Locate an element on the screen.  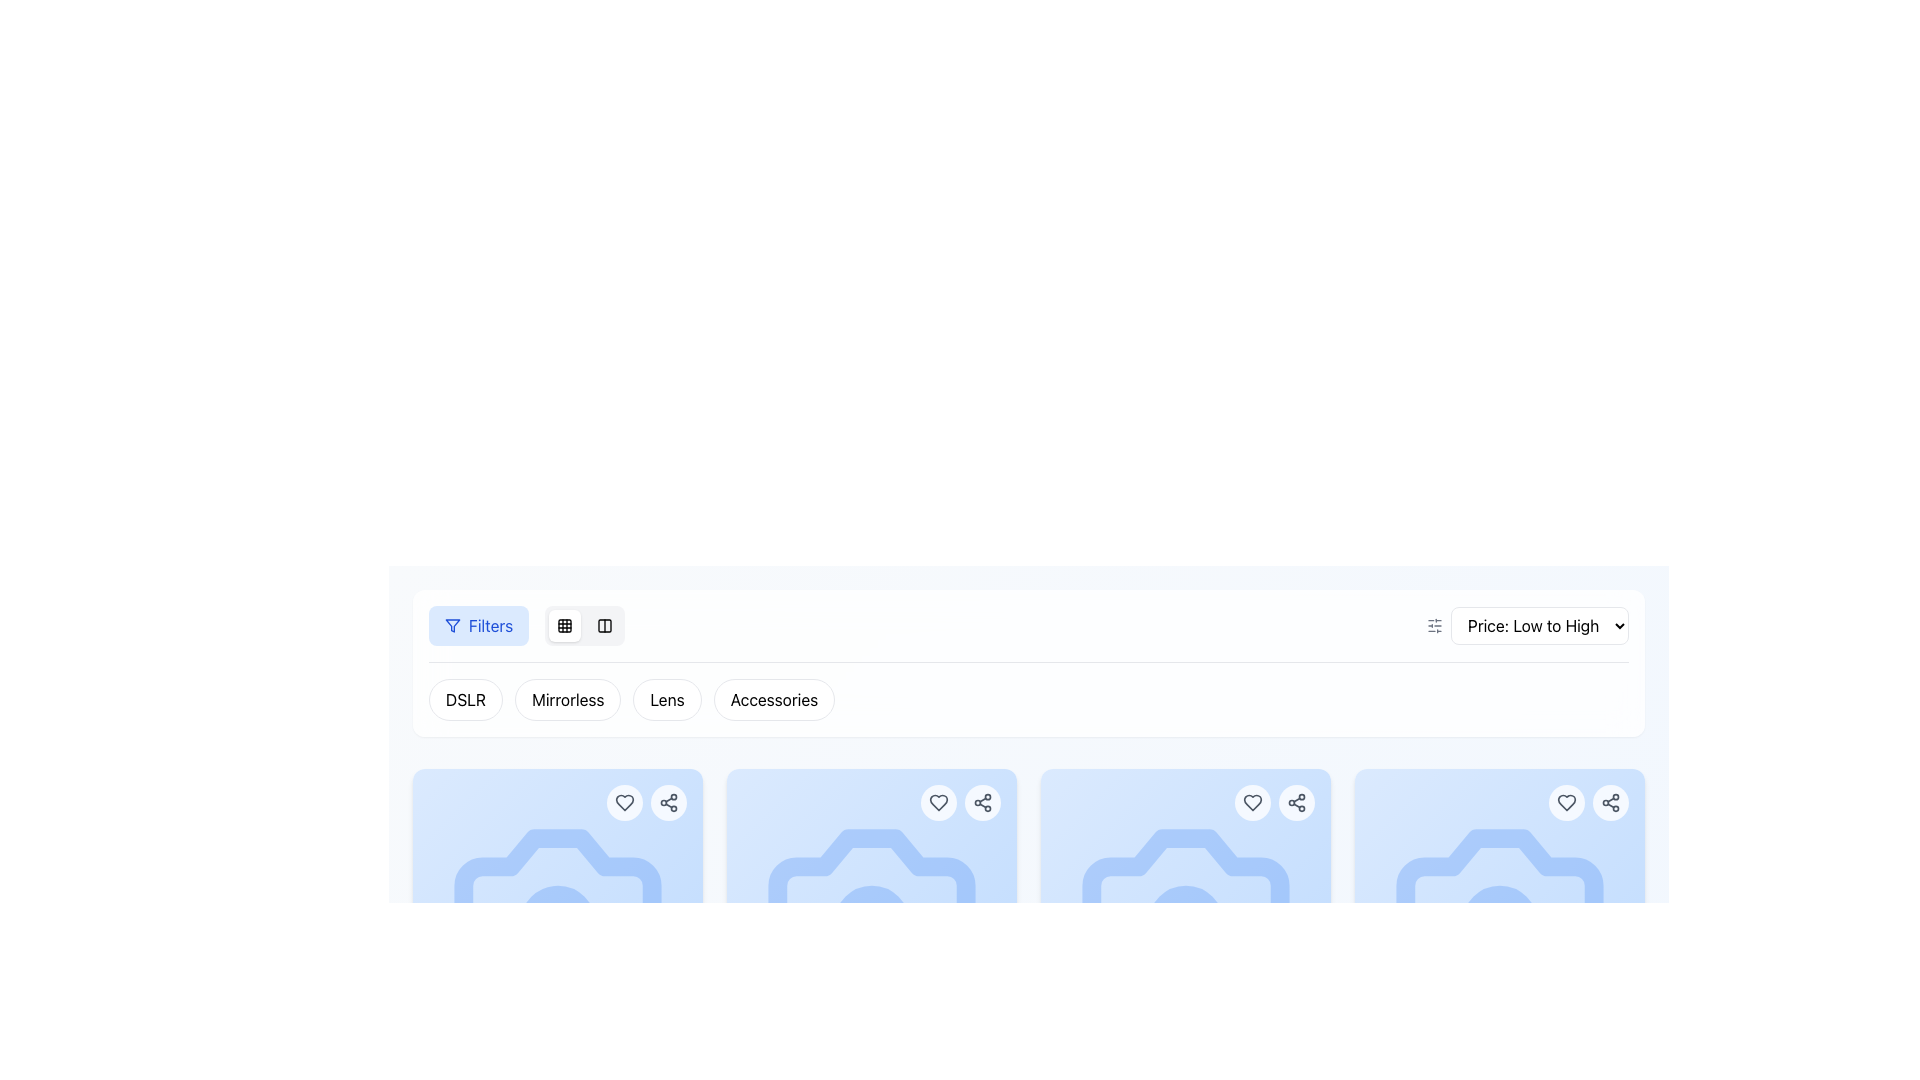
the circular button with a white background and heart icon located in the top-right corner of the product card is located at coordinates (1565, 801).